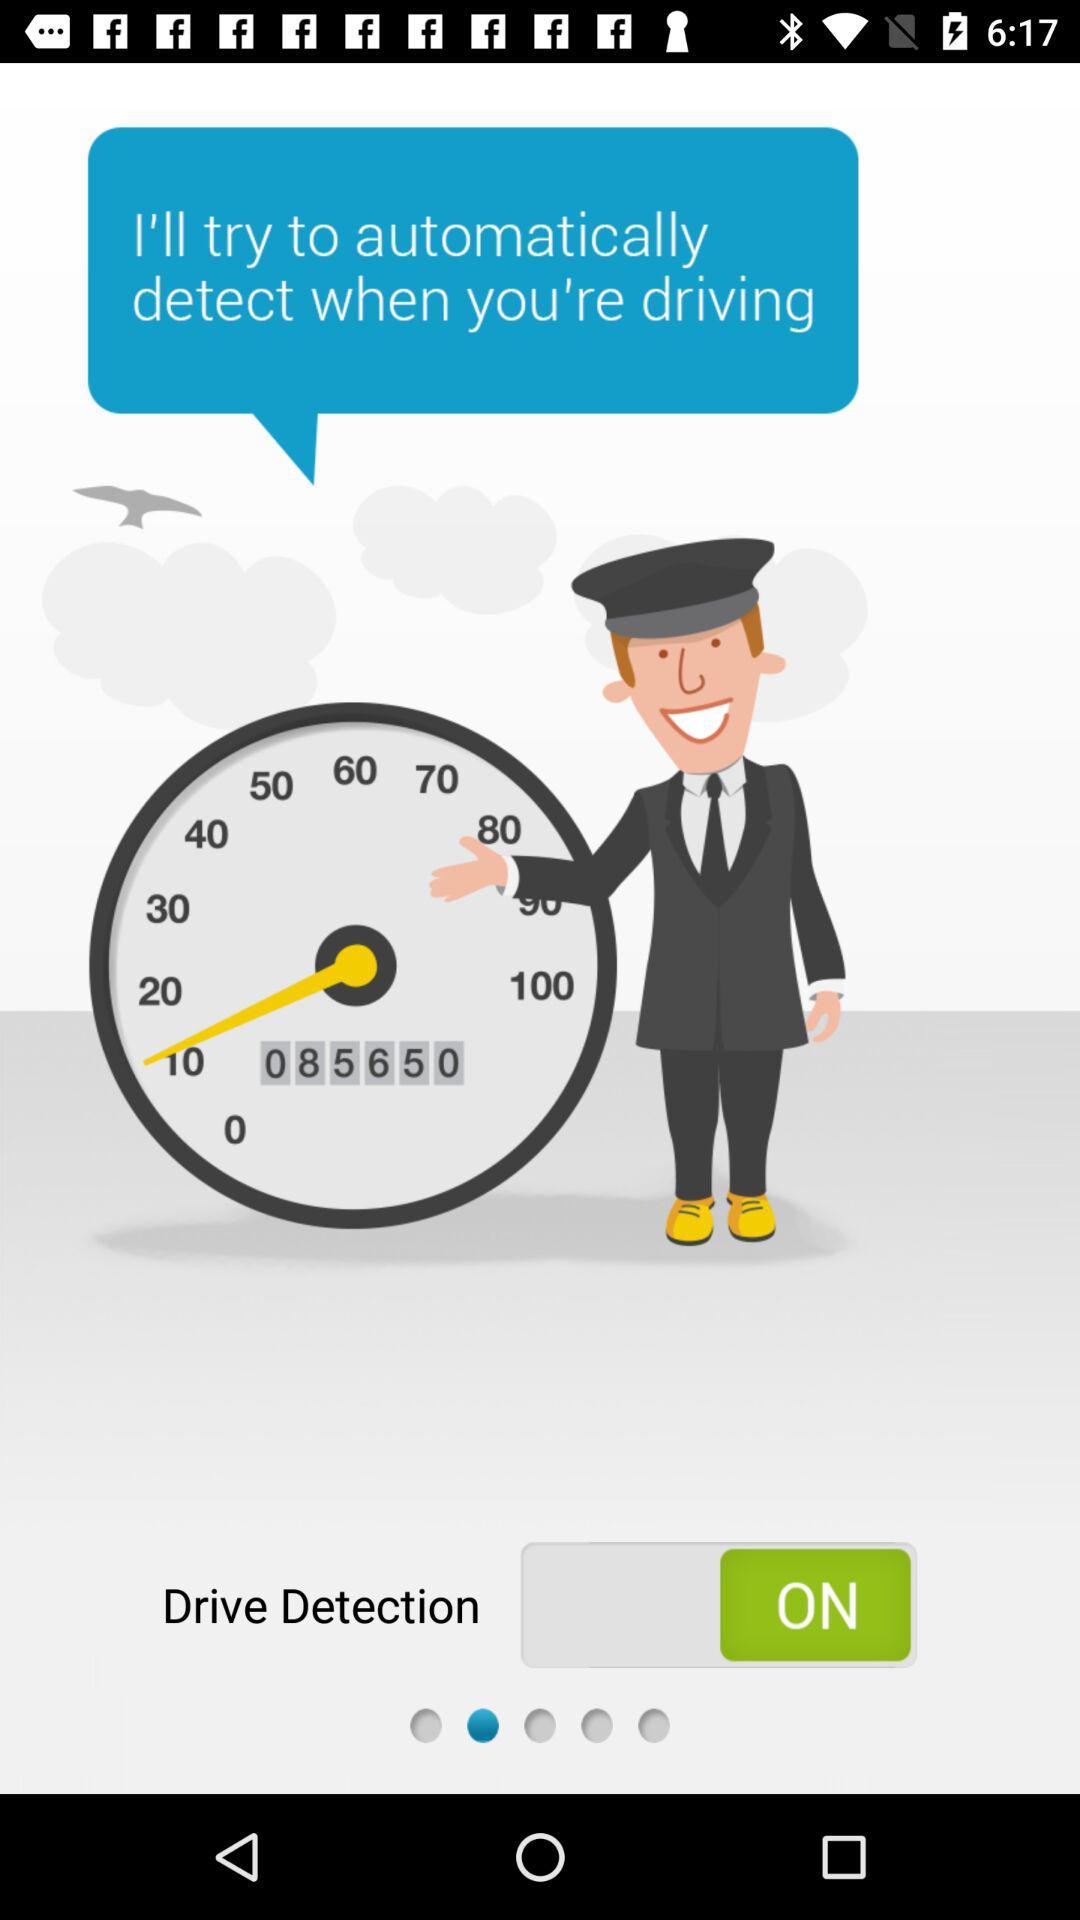 Image resolution: width=1080 pixels, height=1920 pixels. Describe the element at coordinates (654, 1724) in the screenshot. I see `page` at that location.